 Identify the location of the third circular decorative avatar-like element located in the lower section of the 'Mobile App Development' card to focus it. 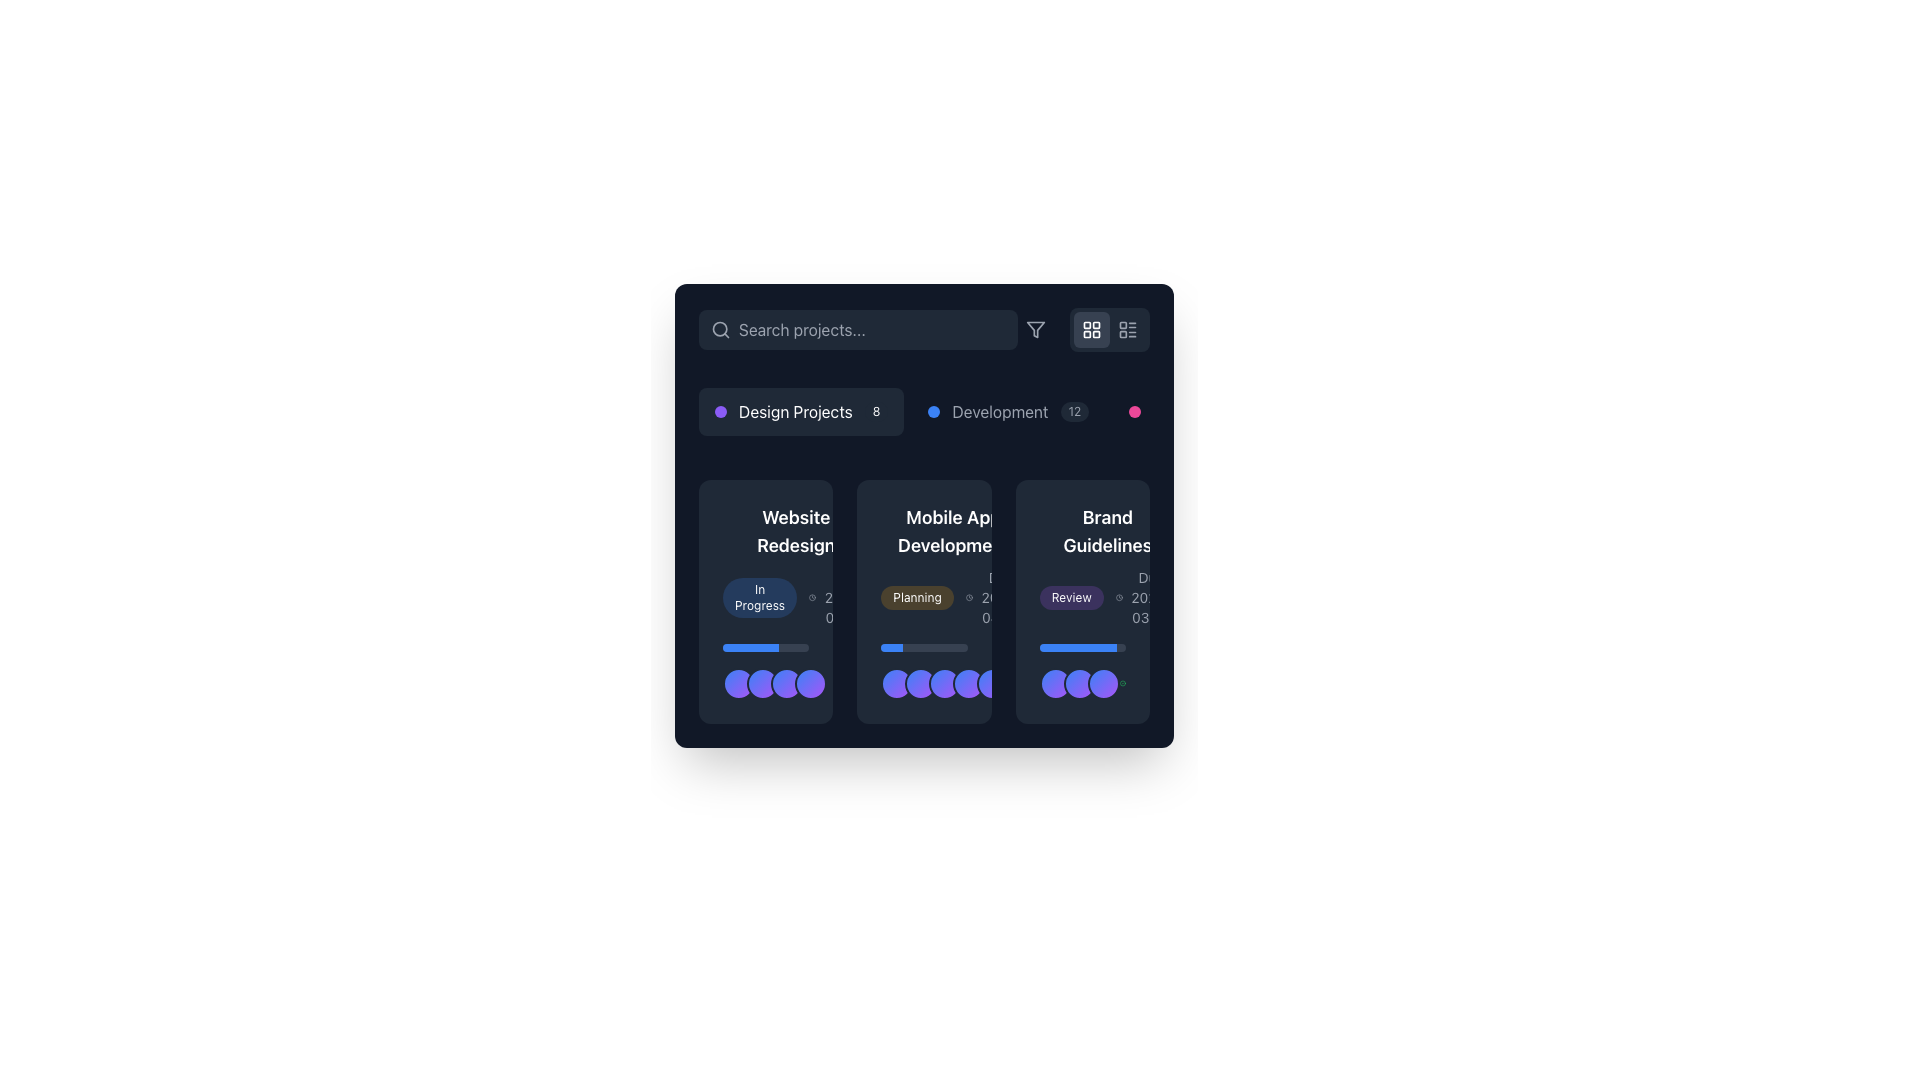
(923, 682).